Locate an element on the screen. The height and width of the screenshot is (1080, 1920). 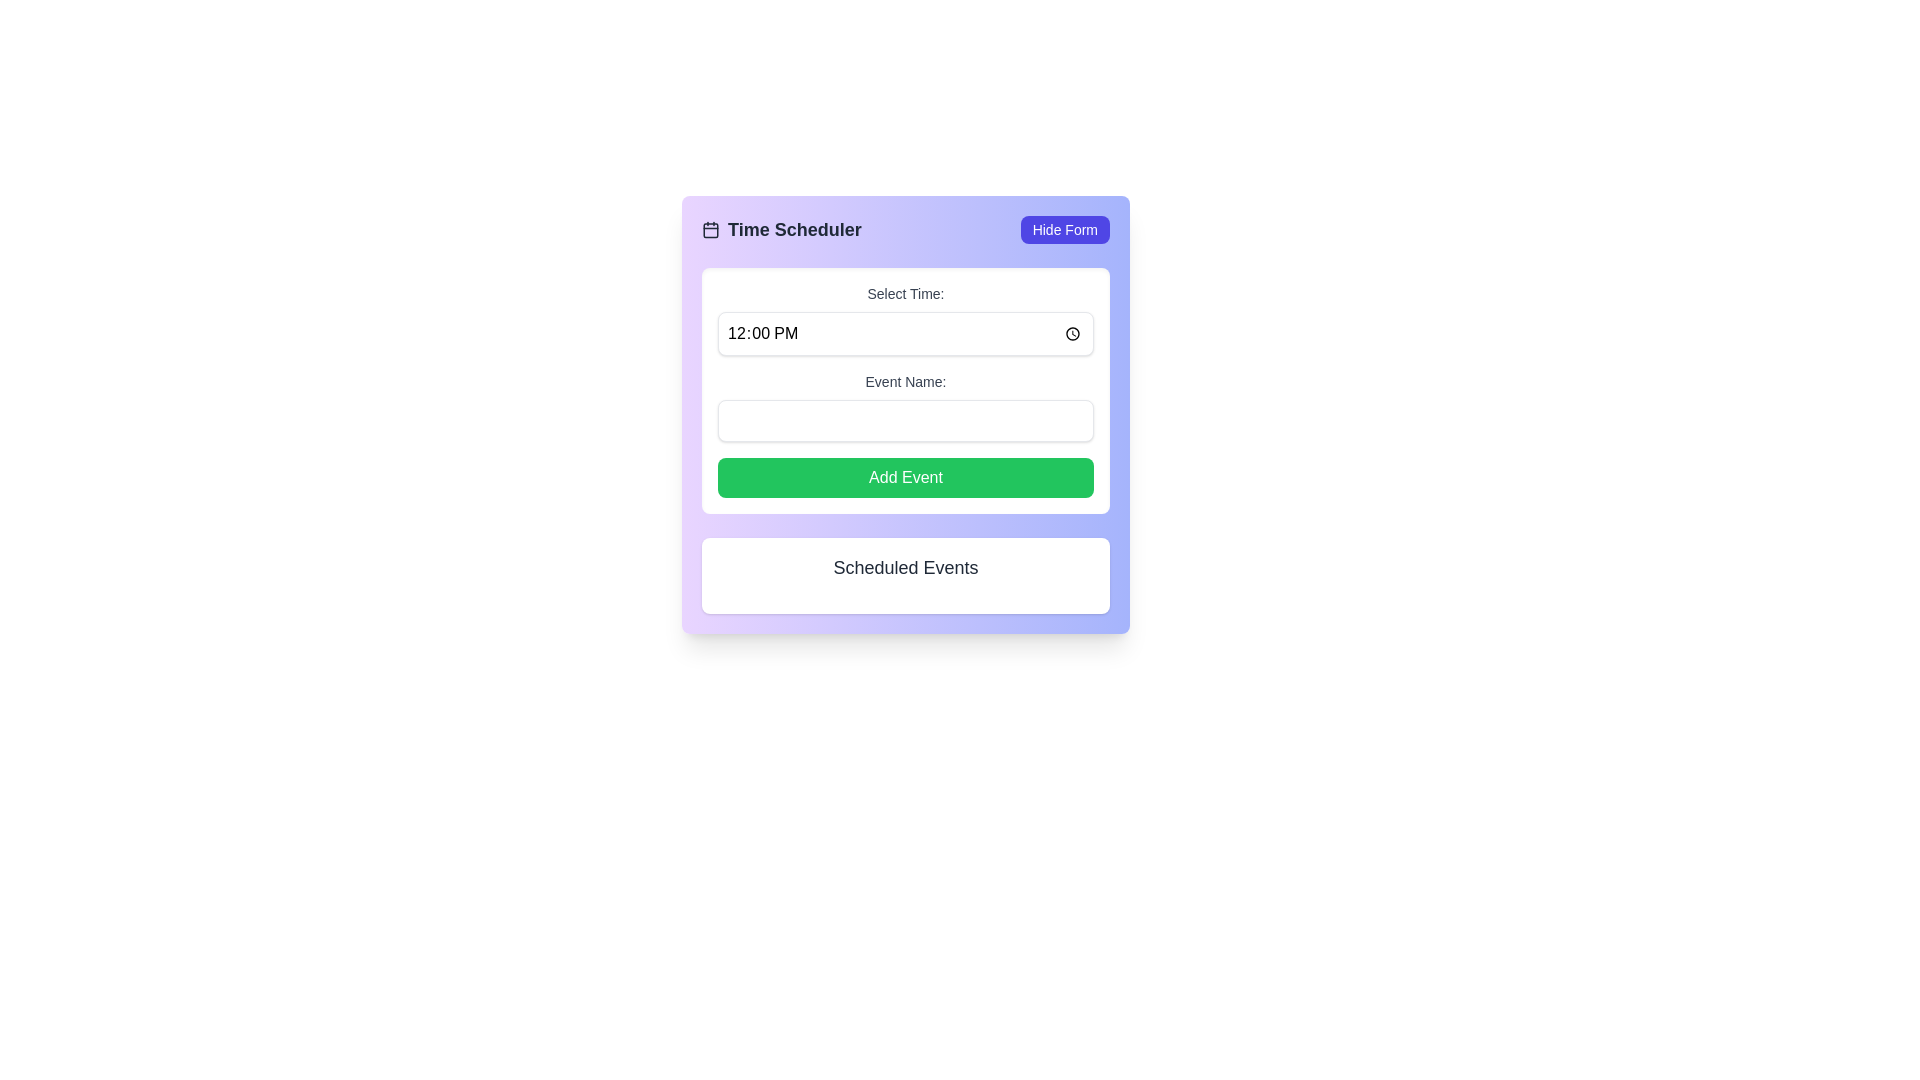
header text with an icon located in the upper-left corner of the form, positioned to the left of the 'Hide Form' button is located at coordinates (780, 229).